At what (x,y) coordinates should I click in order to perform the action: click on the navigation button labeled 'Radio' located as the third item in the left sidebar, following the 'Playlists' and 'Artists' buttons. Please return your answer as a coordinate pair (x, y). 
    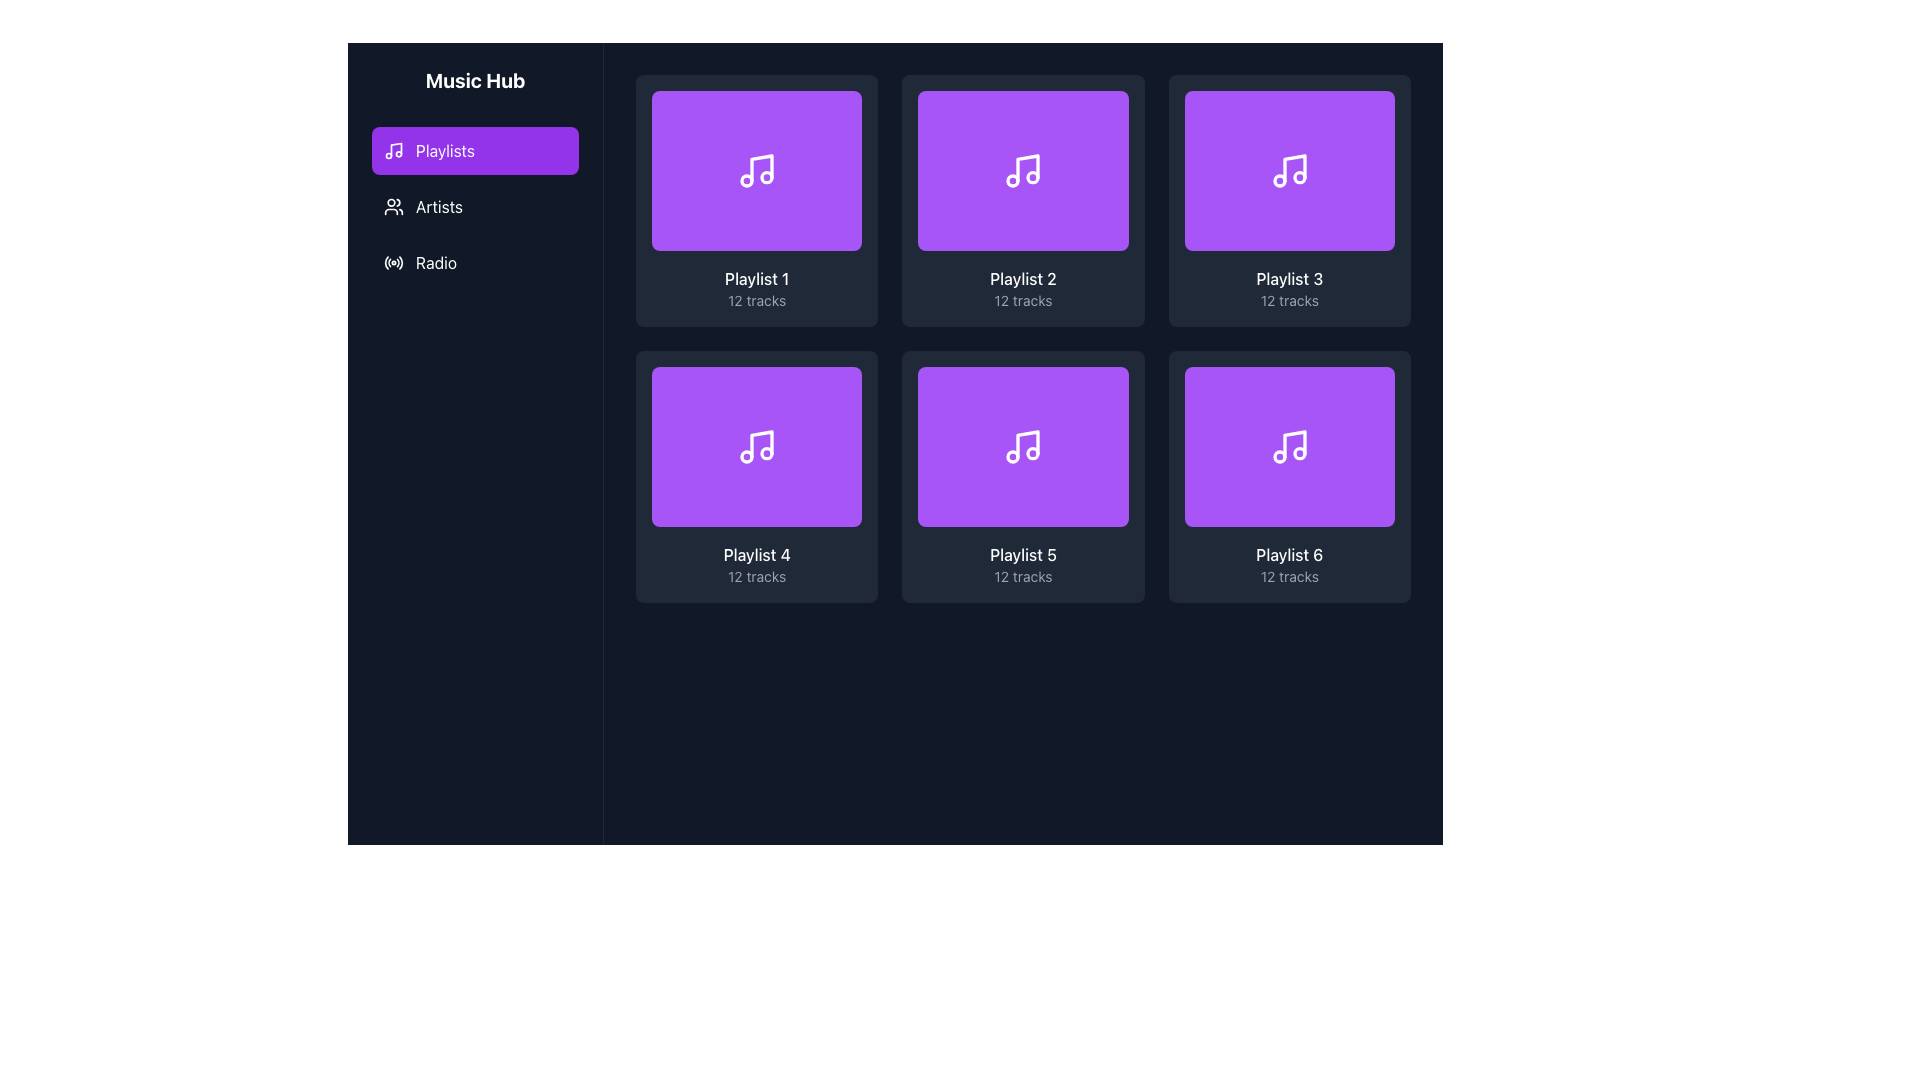
    Looking at the image, I should click on (474, 261).